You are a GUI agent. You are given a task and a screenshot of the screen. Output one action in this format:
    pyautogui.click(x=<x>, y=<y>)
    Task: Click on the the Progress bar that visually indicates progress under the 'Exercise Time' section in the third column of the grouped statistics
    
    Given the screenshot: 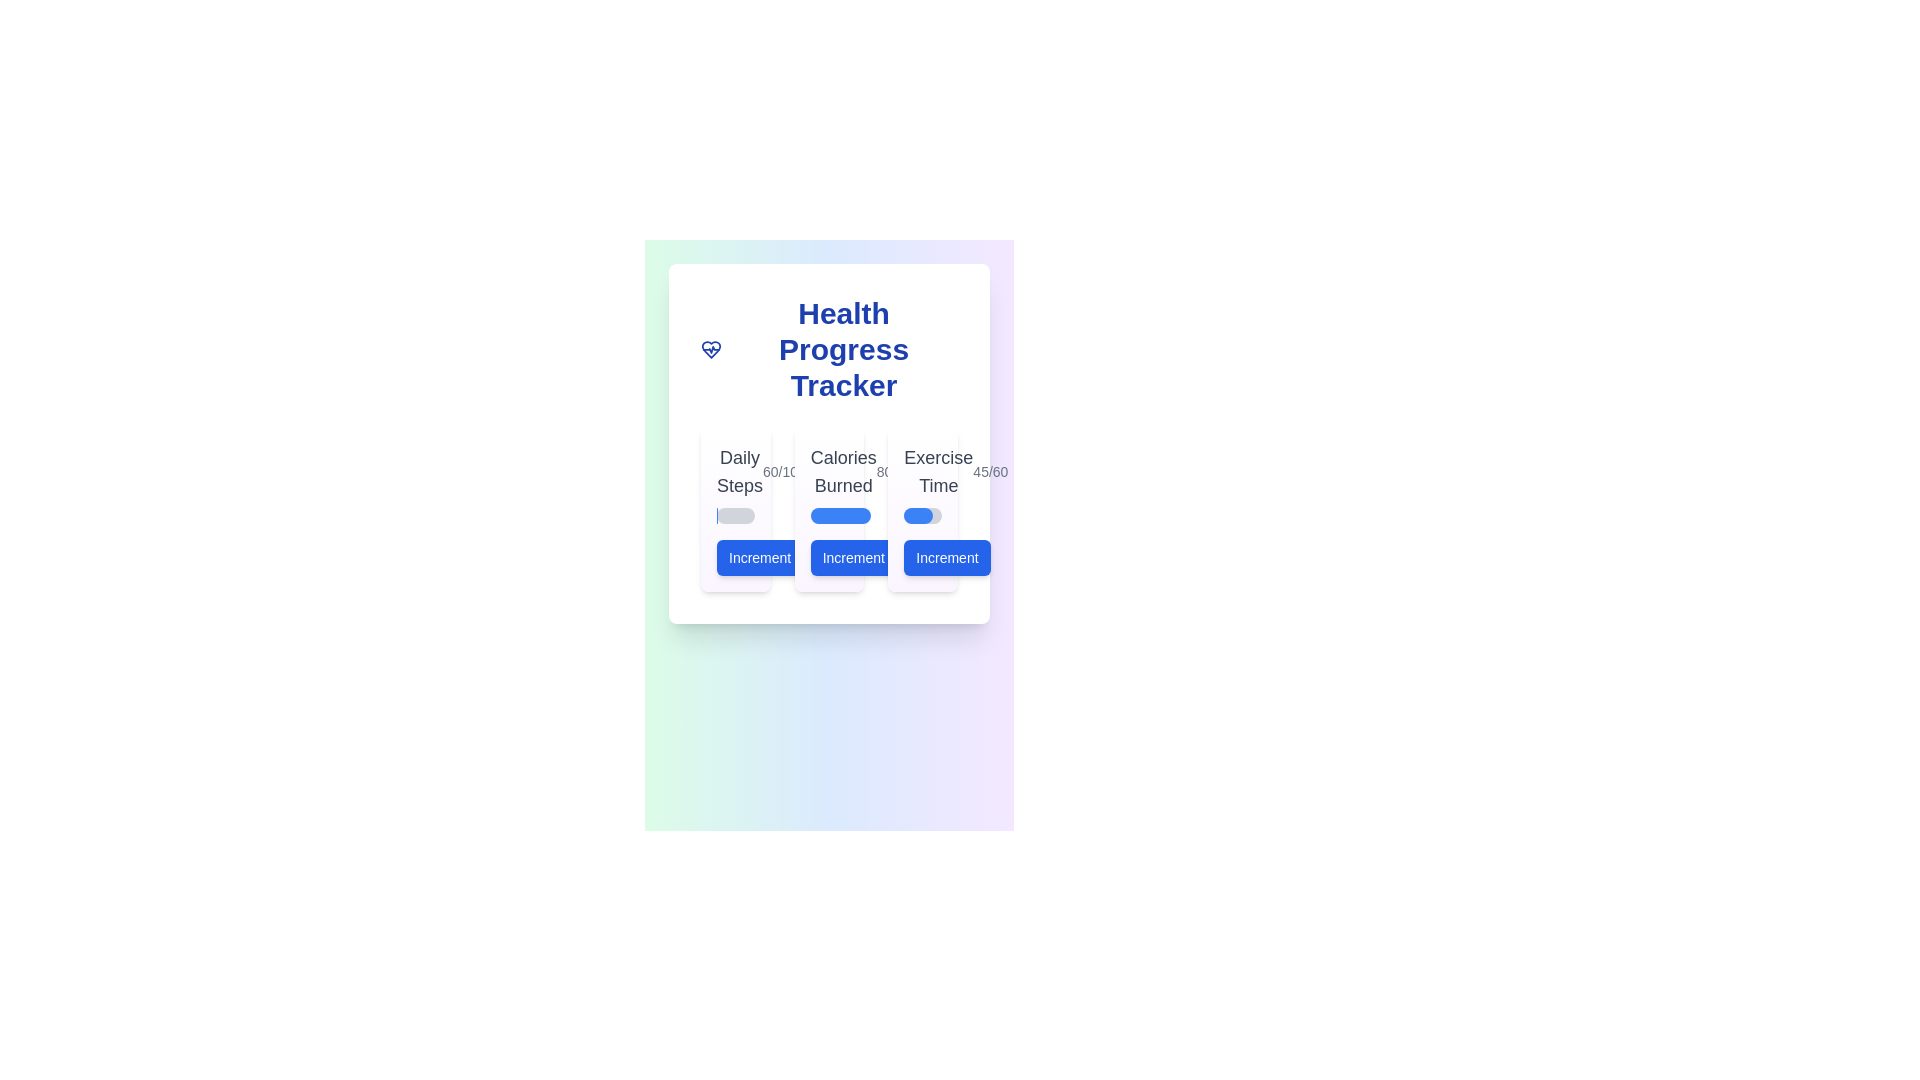 What is the action you would take?
    pyautogui.click(x=917, y=515)
    